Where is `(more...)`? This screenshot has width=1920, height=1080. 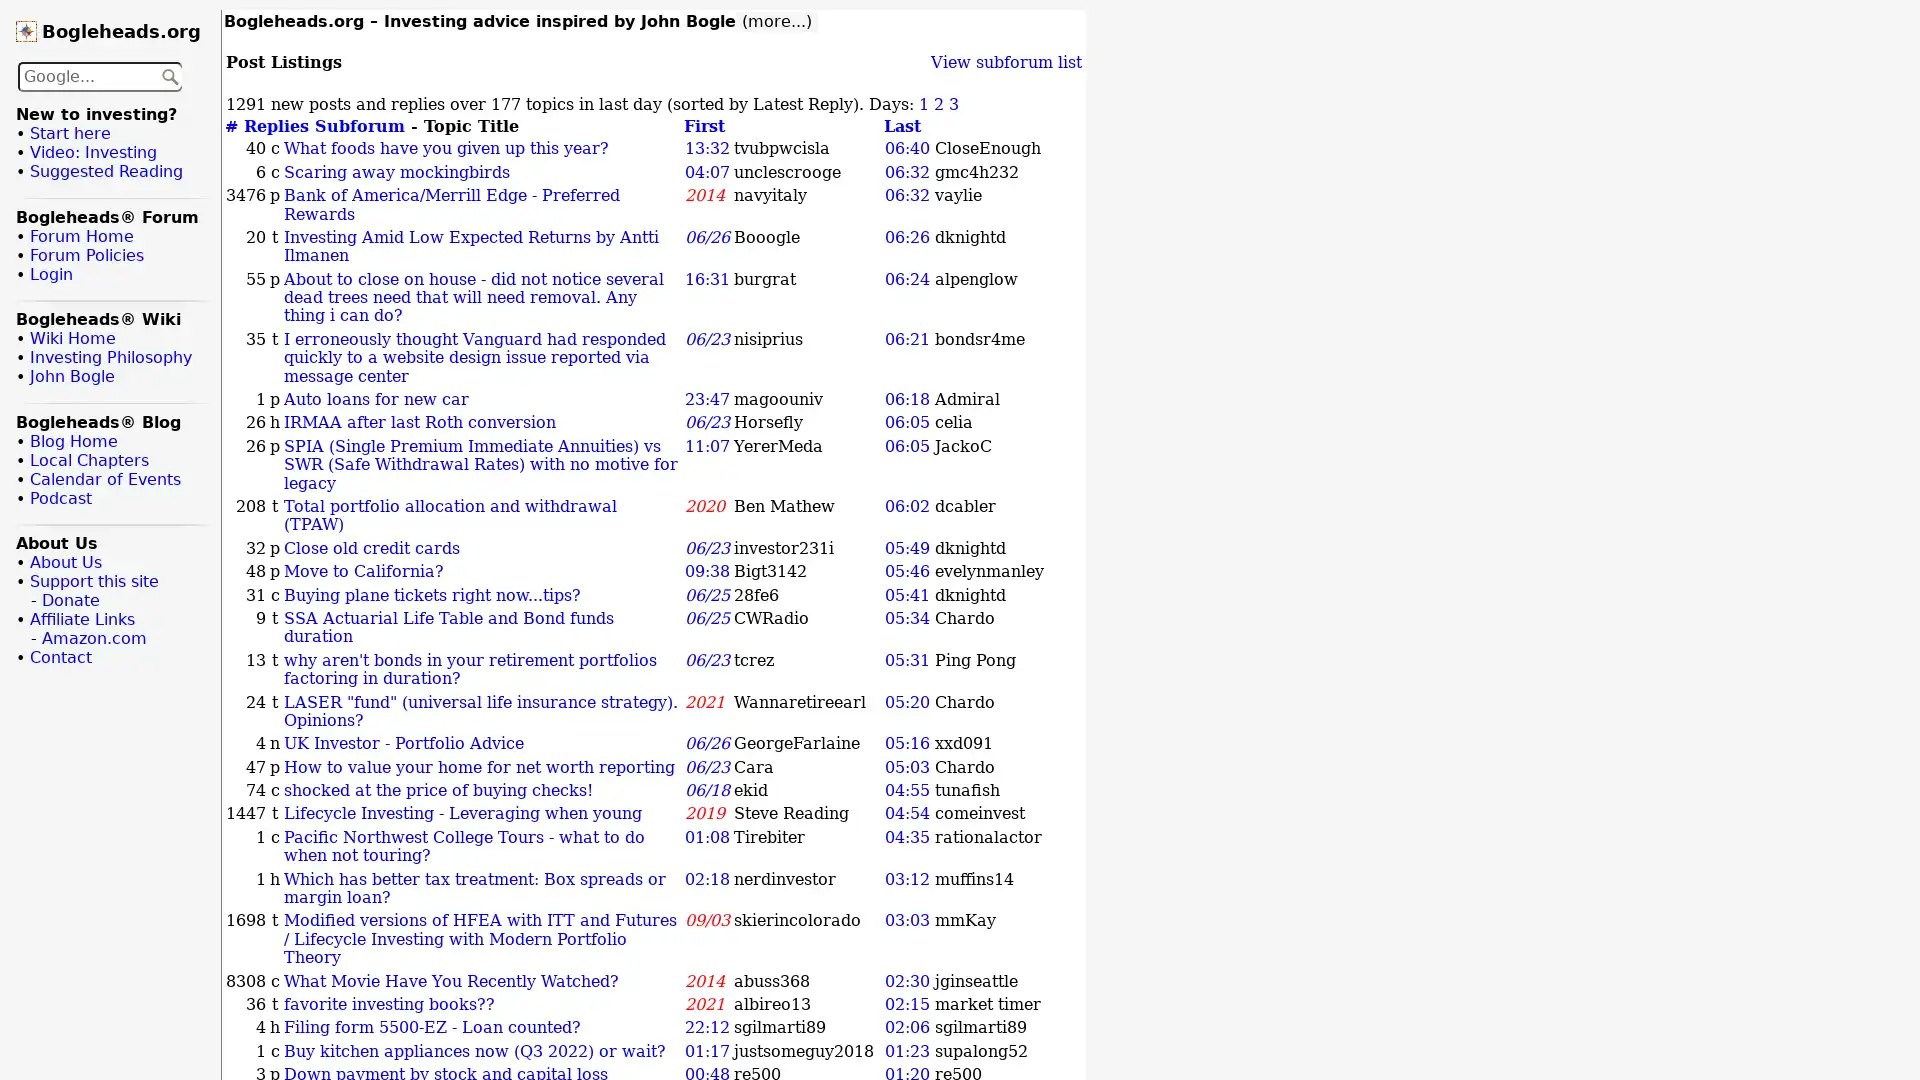 (more...) is located at coordinates (776, 22).